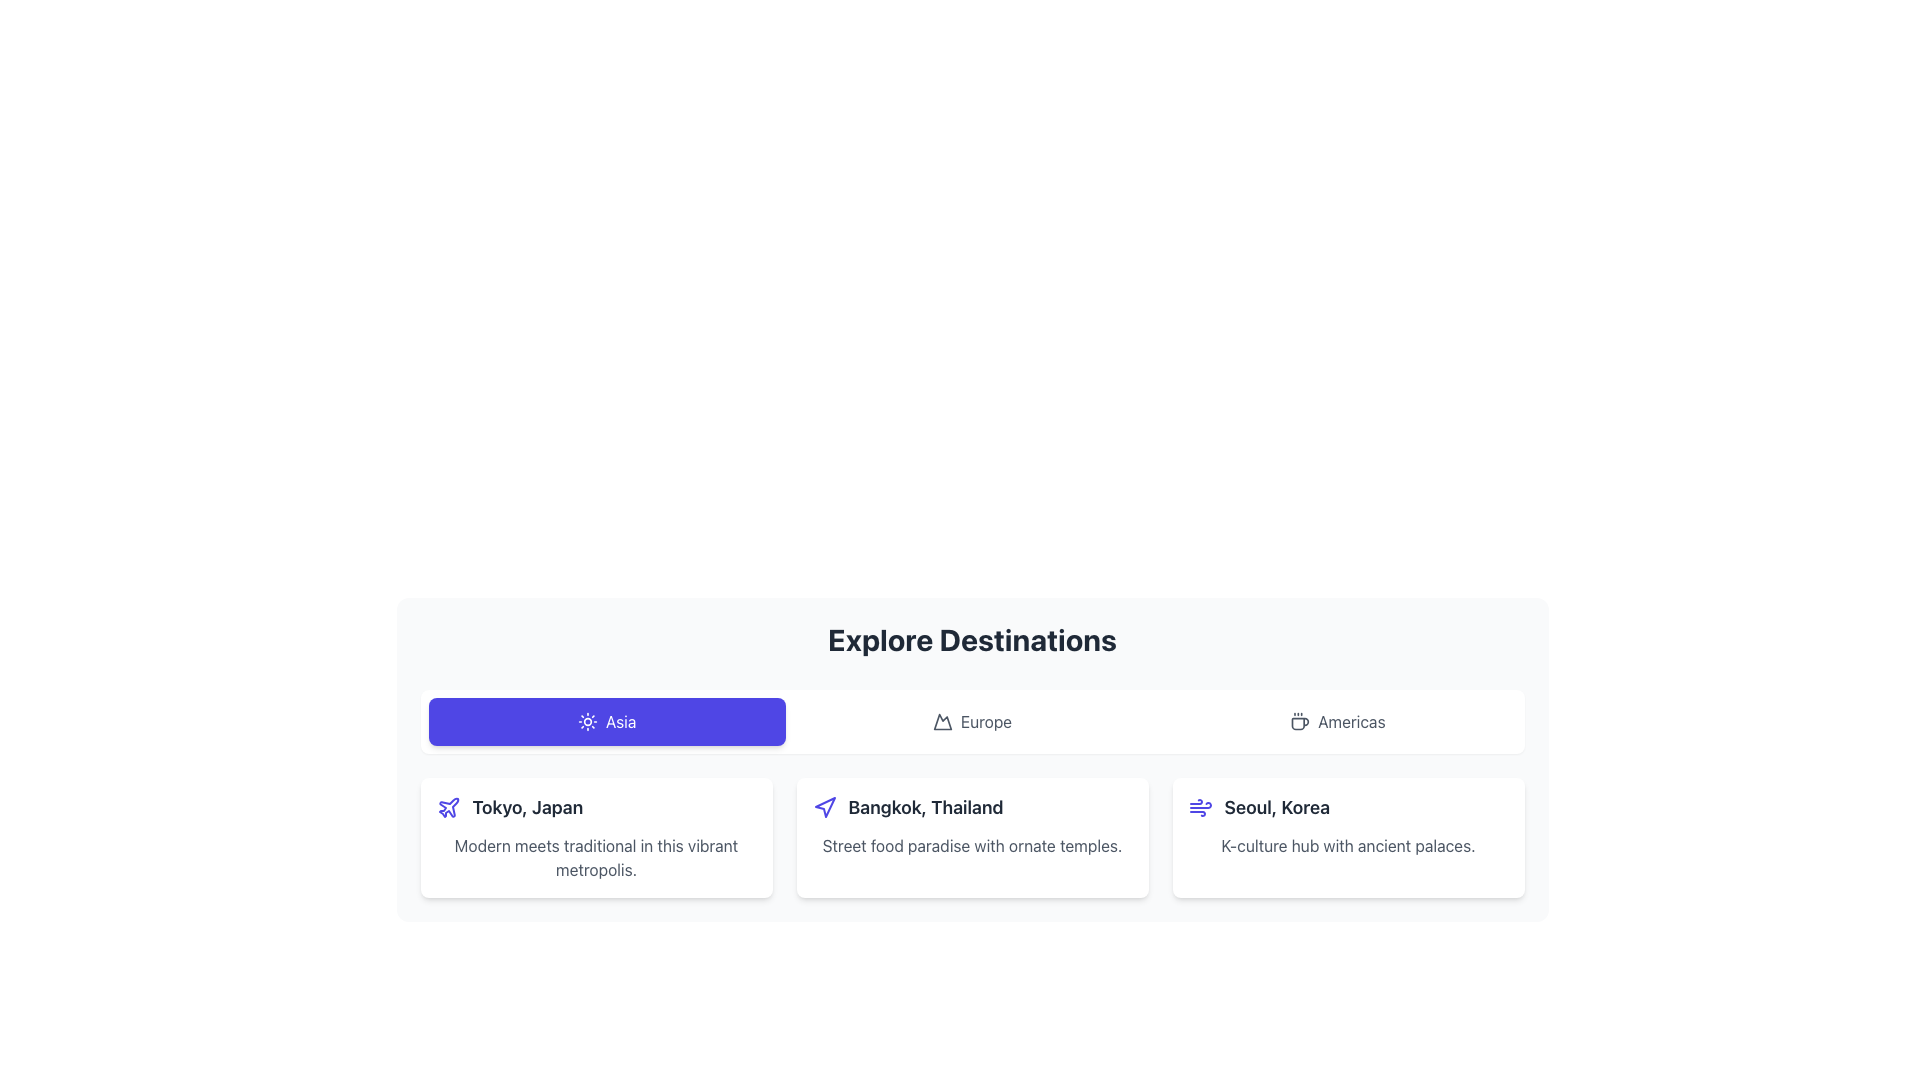 The width and height of the screenshot is (1920, 1080). What do you see at coordinates (972, 721) in the screenshot?
I see `the 'Europe' button, which is a rectangular button with a white background and a mountain icon` at bounding box center [972, 721].